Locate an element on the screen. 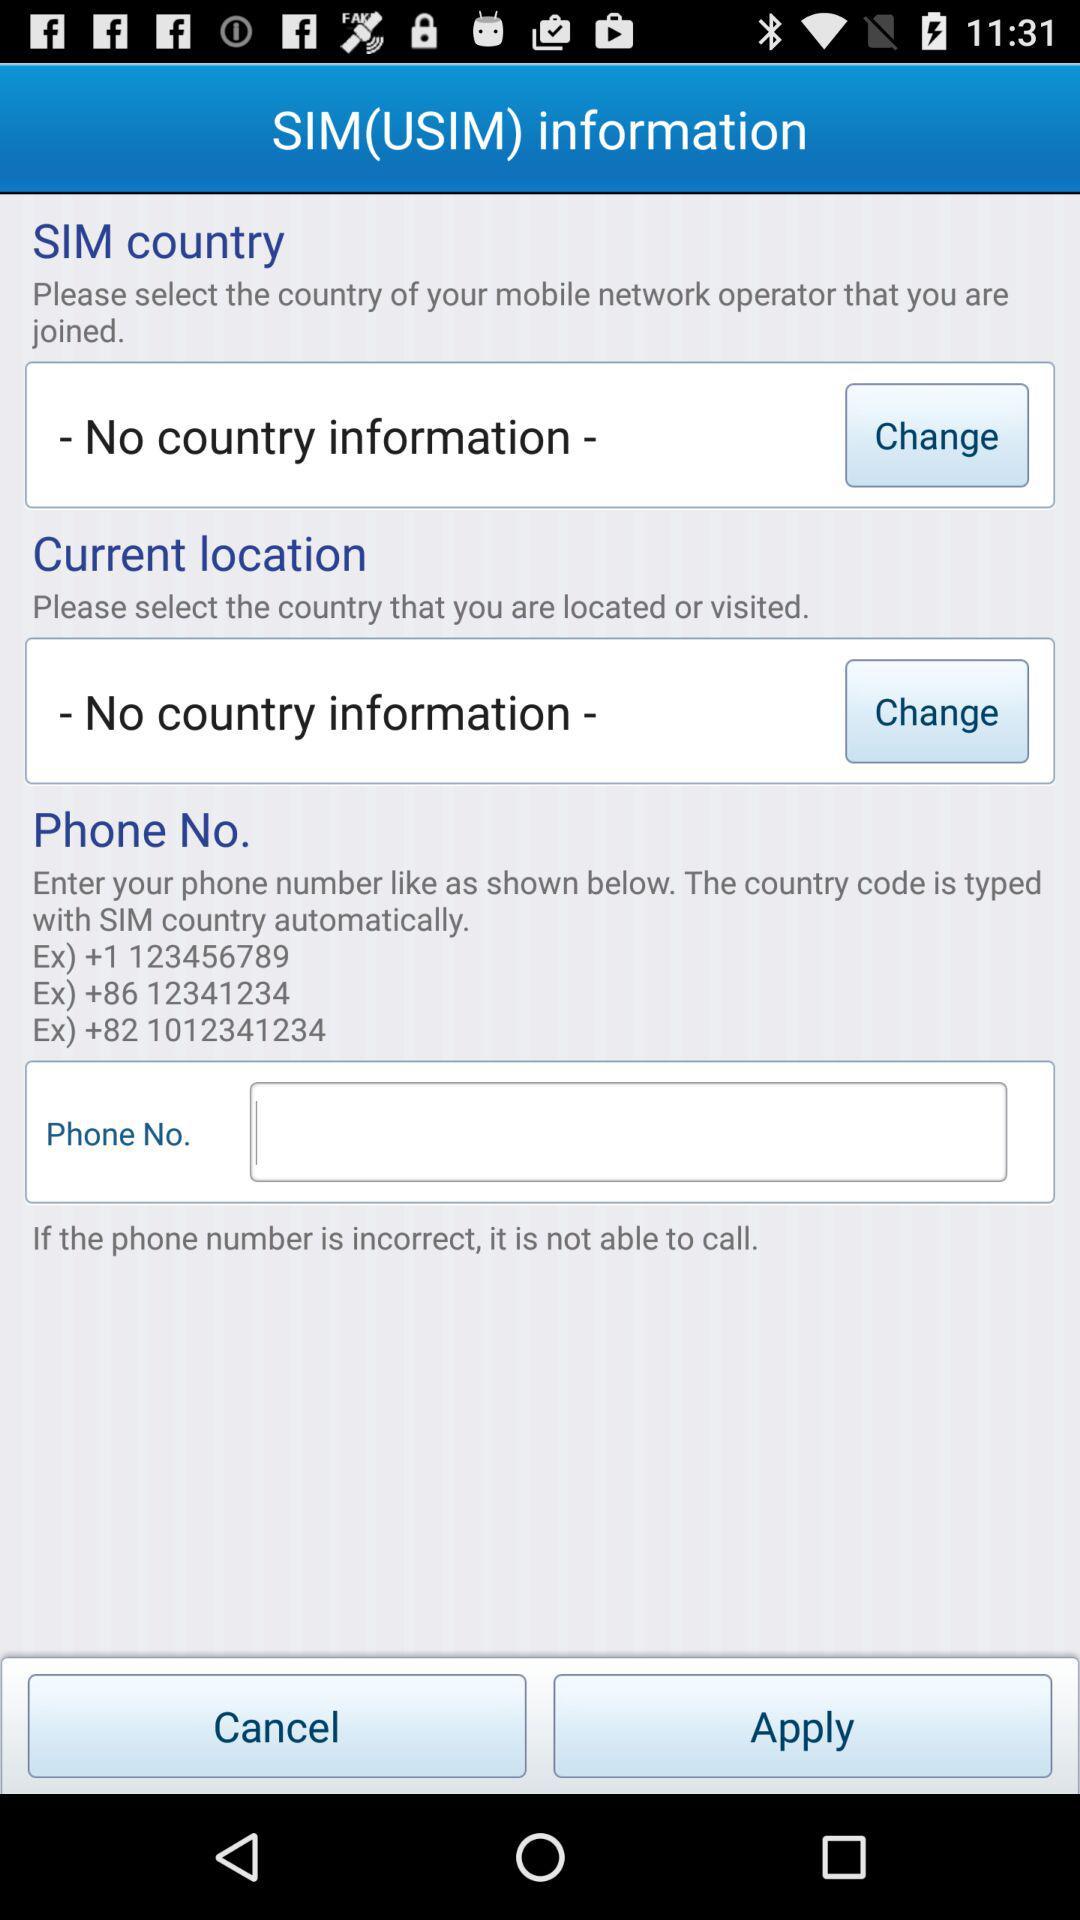  item at the bottom right corner is located at coordinates (801, 1725).